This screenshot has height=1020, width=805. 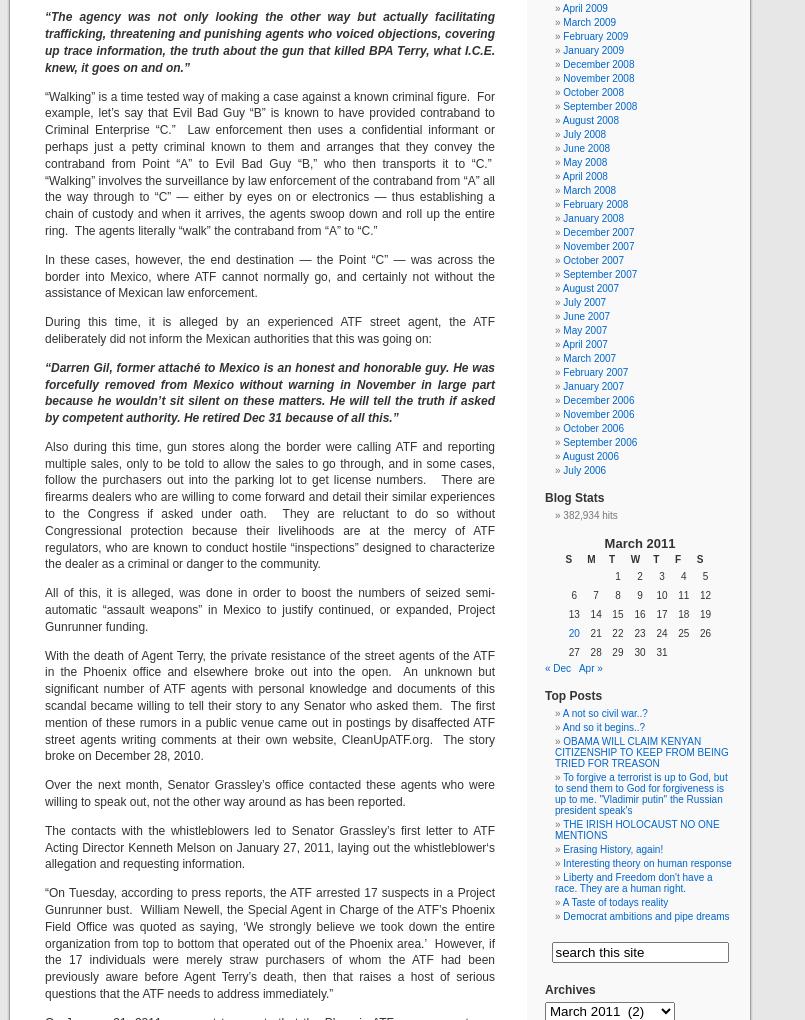 What do you see at coordinates (592, 50) in the screenshot?
I see `'January 2009'` at bounding box center [592, 50].